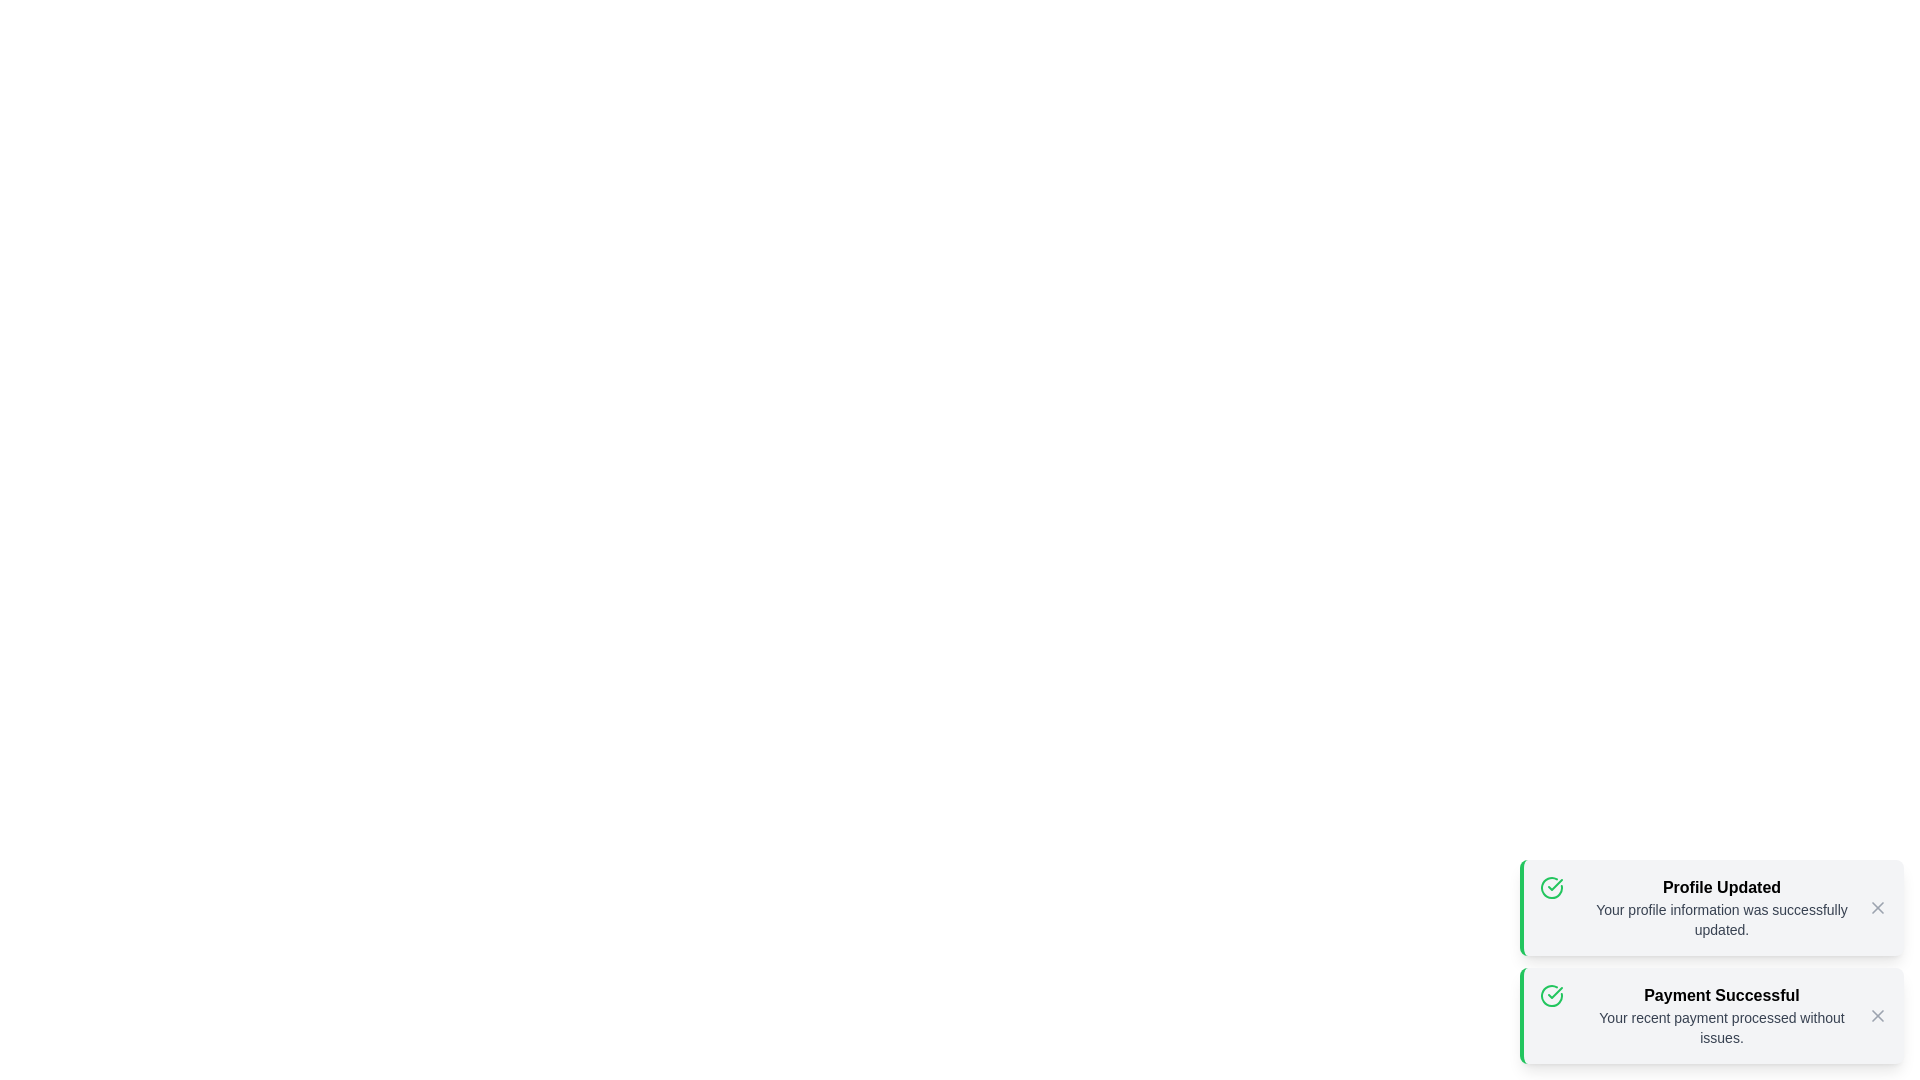 This screenshot has height=1080, width=1920. Describe the element at coordinates (1876, 907) in the screenshot. I see `the close button of the notification with title Profile Updated` at that location.